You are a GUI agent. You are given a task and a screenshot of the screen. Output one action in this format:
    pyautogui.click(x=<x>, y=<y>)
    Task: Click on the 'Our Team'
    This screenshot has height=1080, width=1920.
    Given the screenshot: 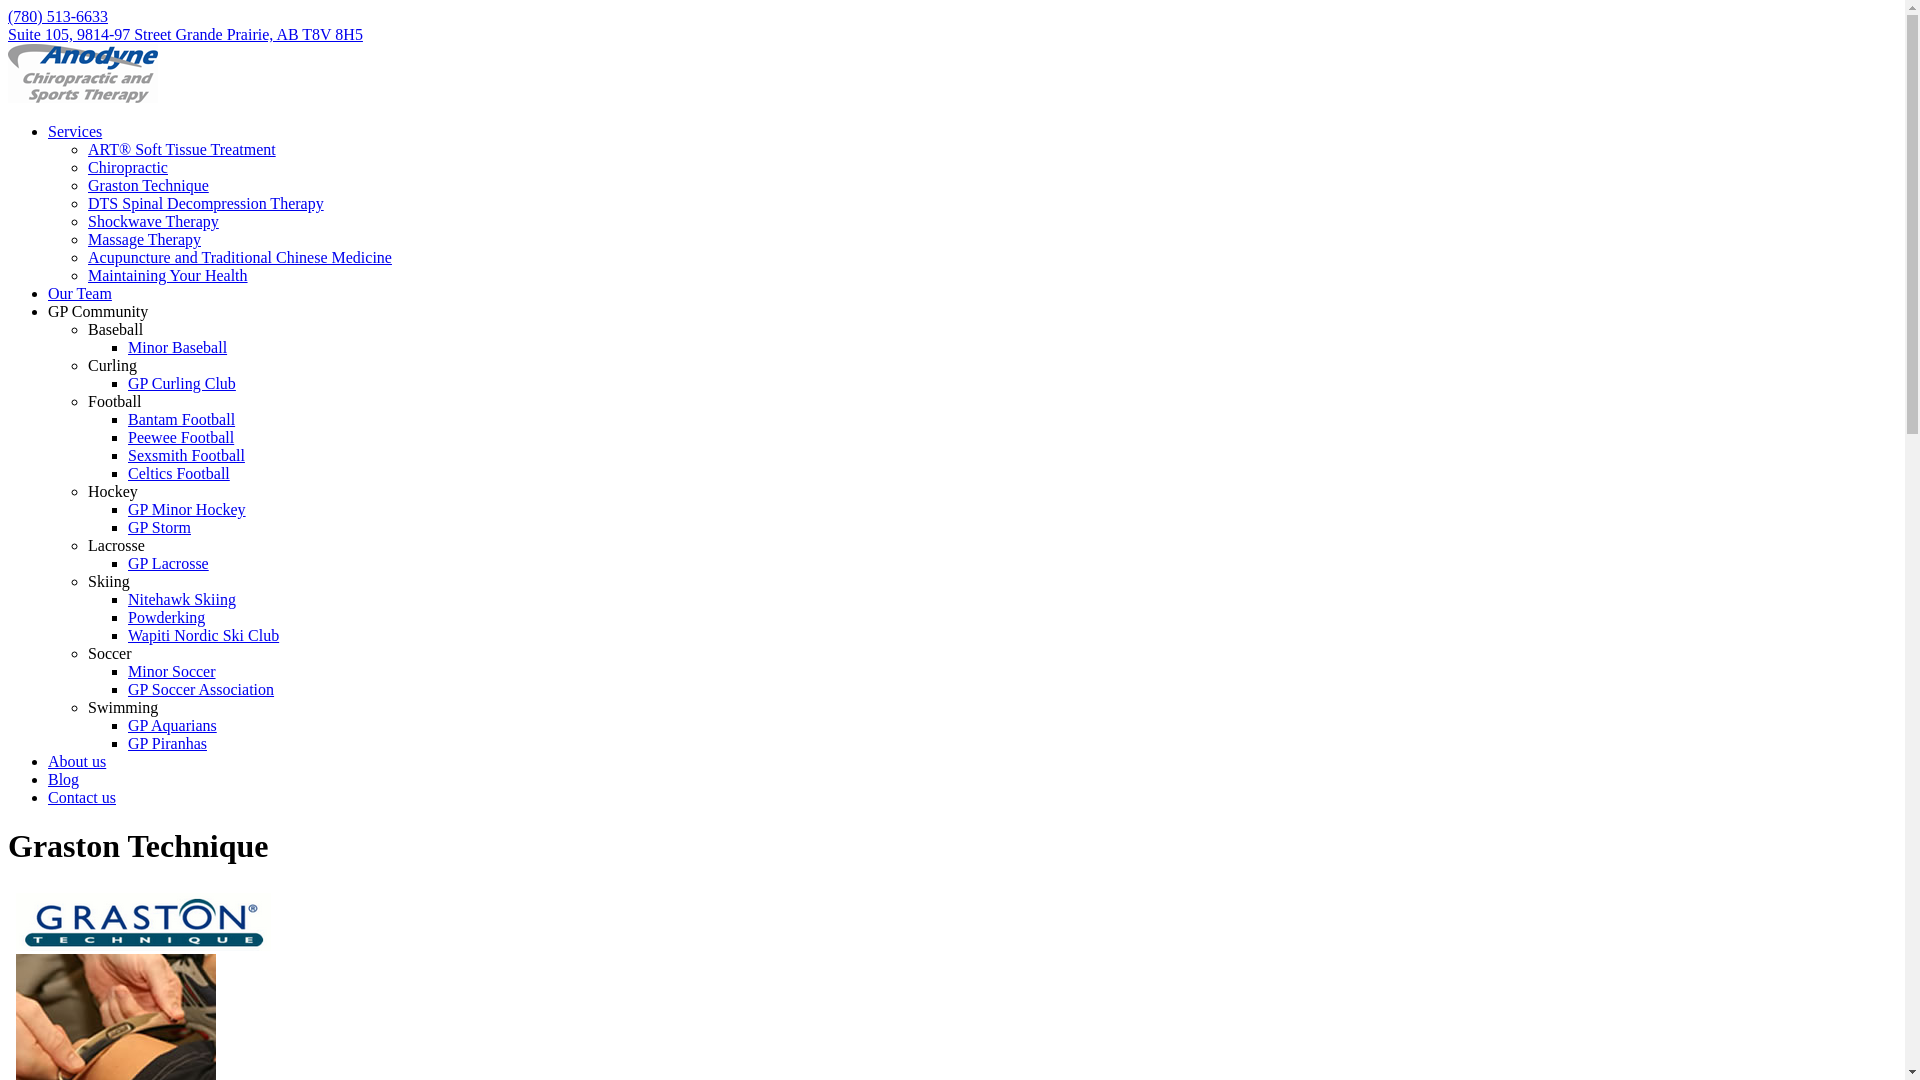 What is the action you would take?
    pyautogui.click(x=80, y=293)
    